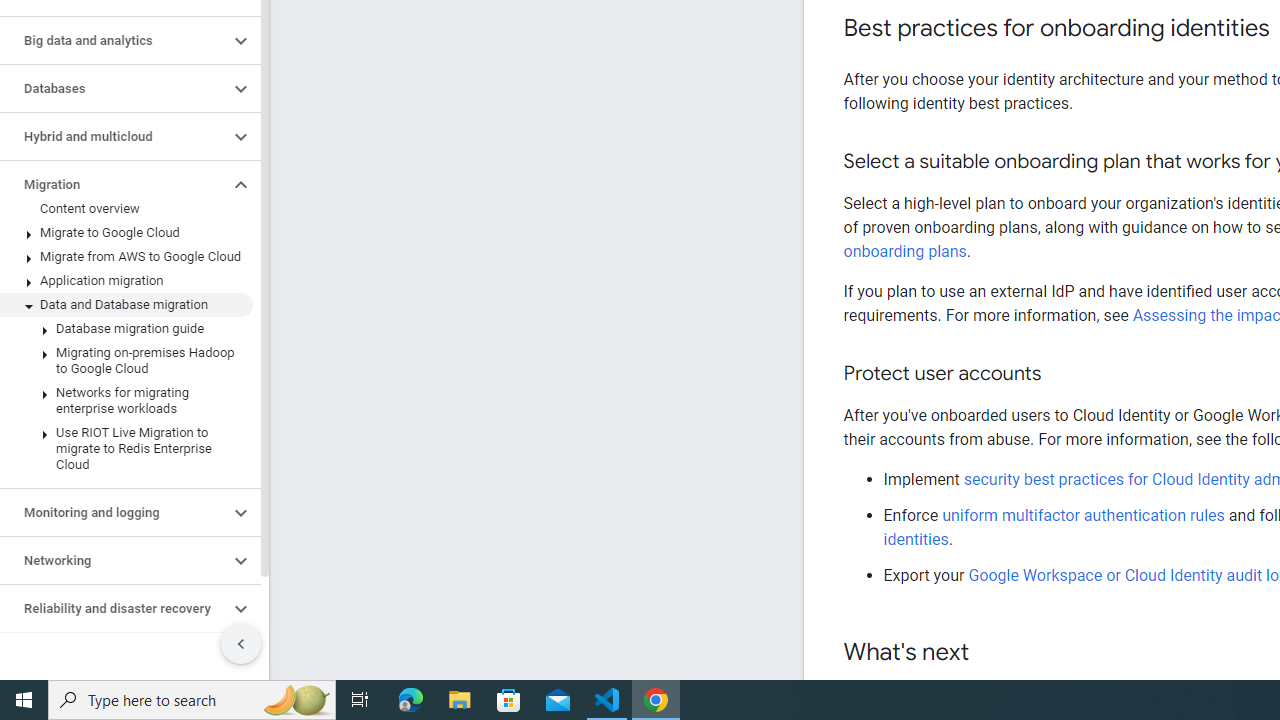 This screenshot has height=720, width=1280. I want to click on 'Big data and analytics', so click(113, 41).